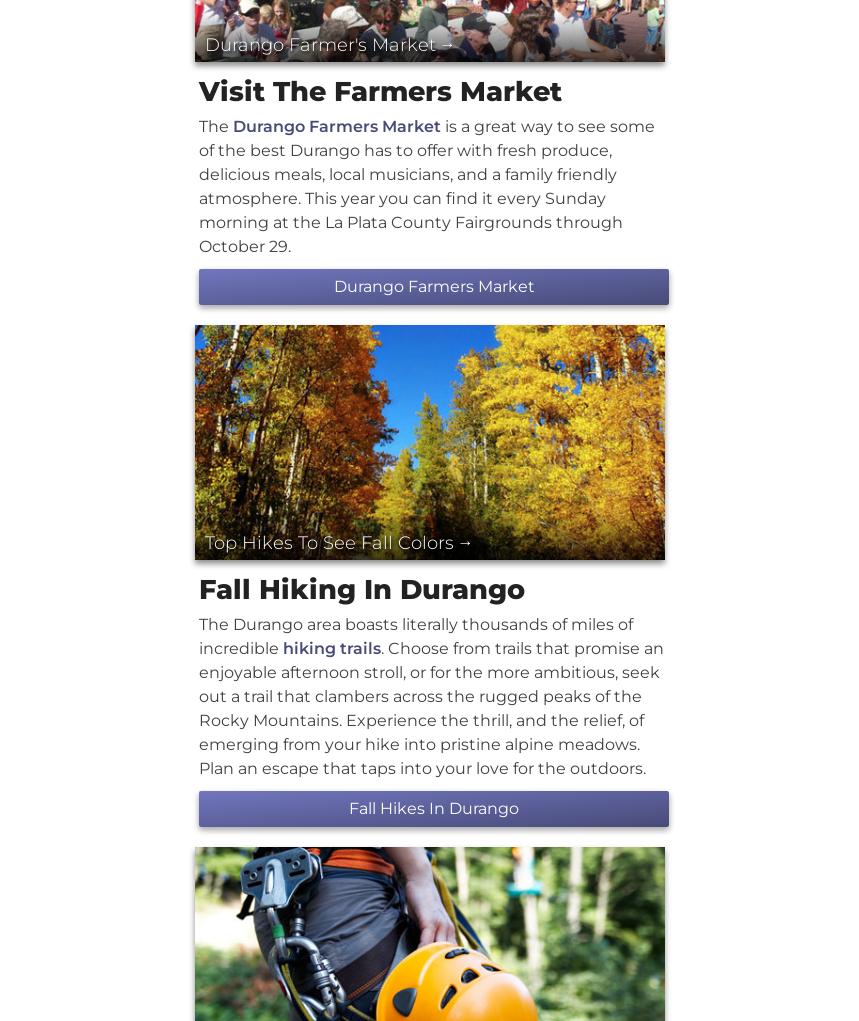 This screenshot has width=859, height=1021. I want to click on 'Top Hikes To See Fall Colors', so click(328, 542).